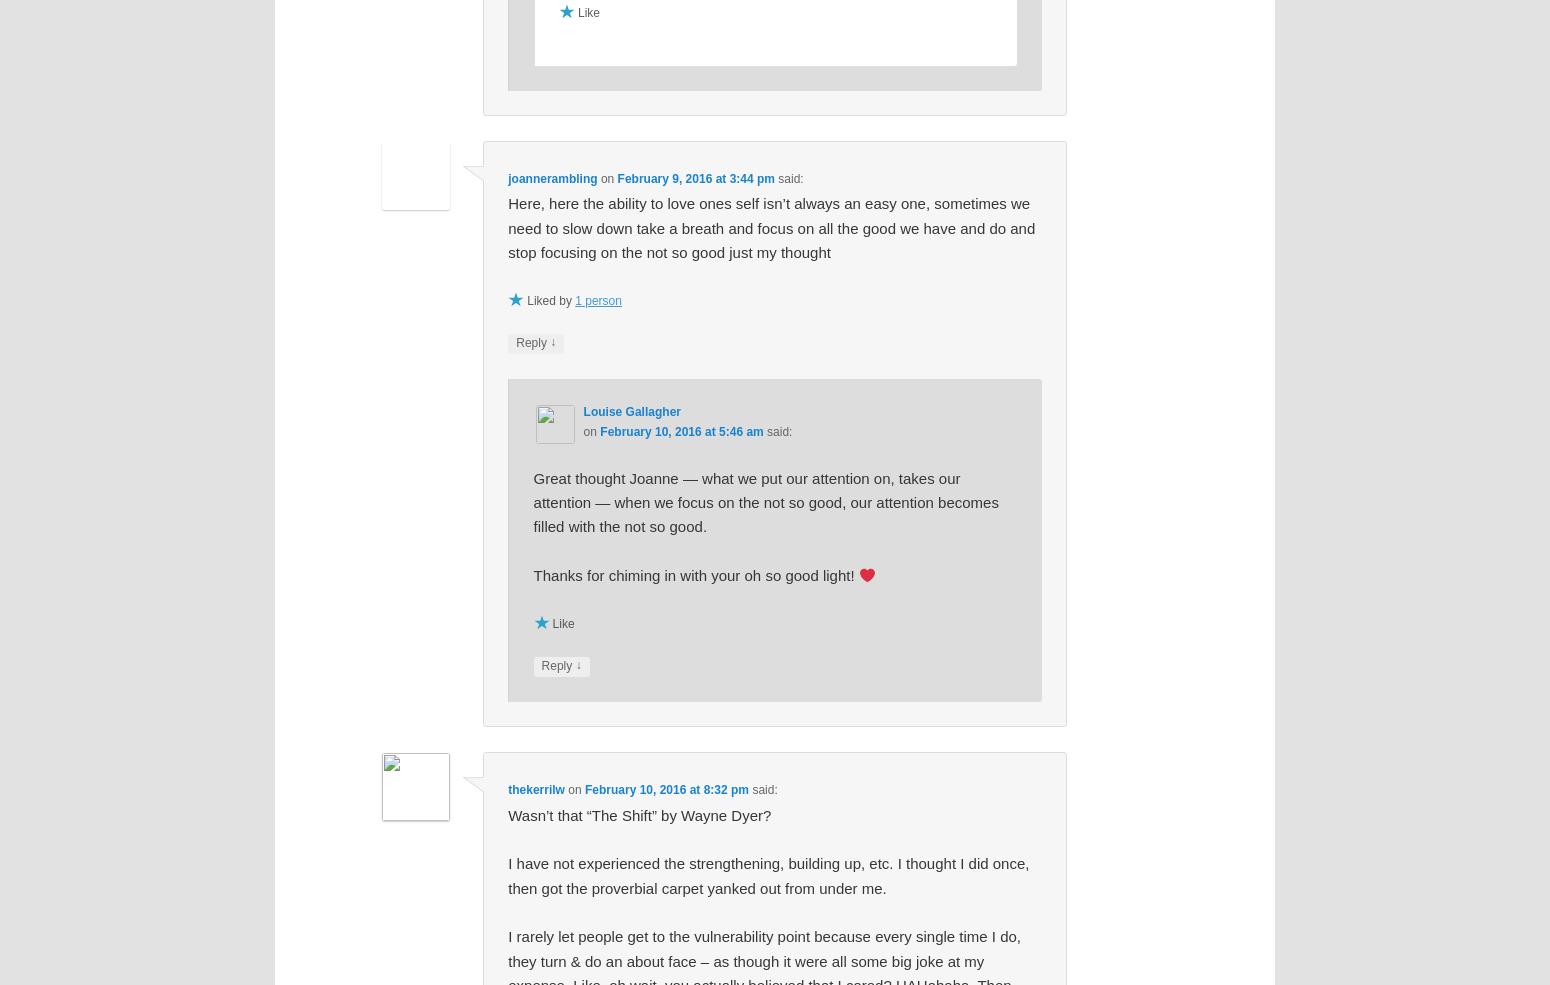 This screenshot has height=985, width=1550. Describe the element at coordinates (765, 501) in the screenshot. I see `'Great thought Joanne — what we put our attention on, takes our attention — when we focus on the not so good, our attention becomes filled with the not so good.'` at that location.